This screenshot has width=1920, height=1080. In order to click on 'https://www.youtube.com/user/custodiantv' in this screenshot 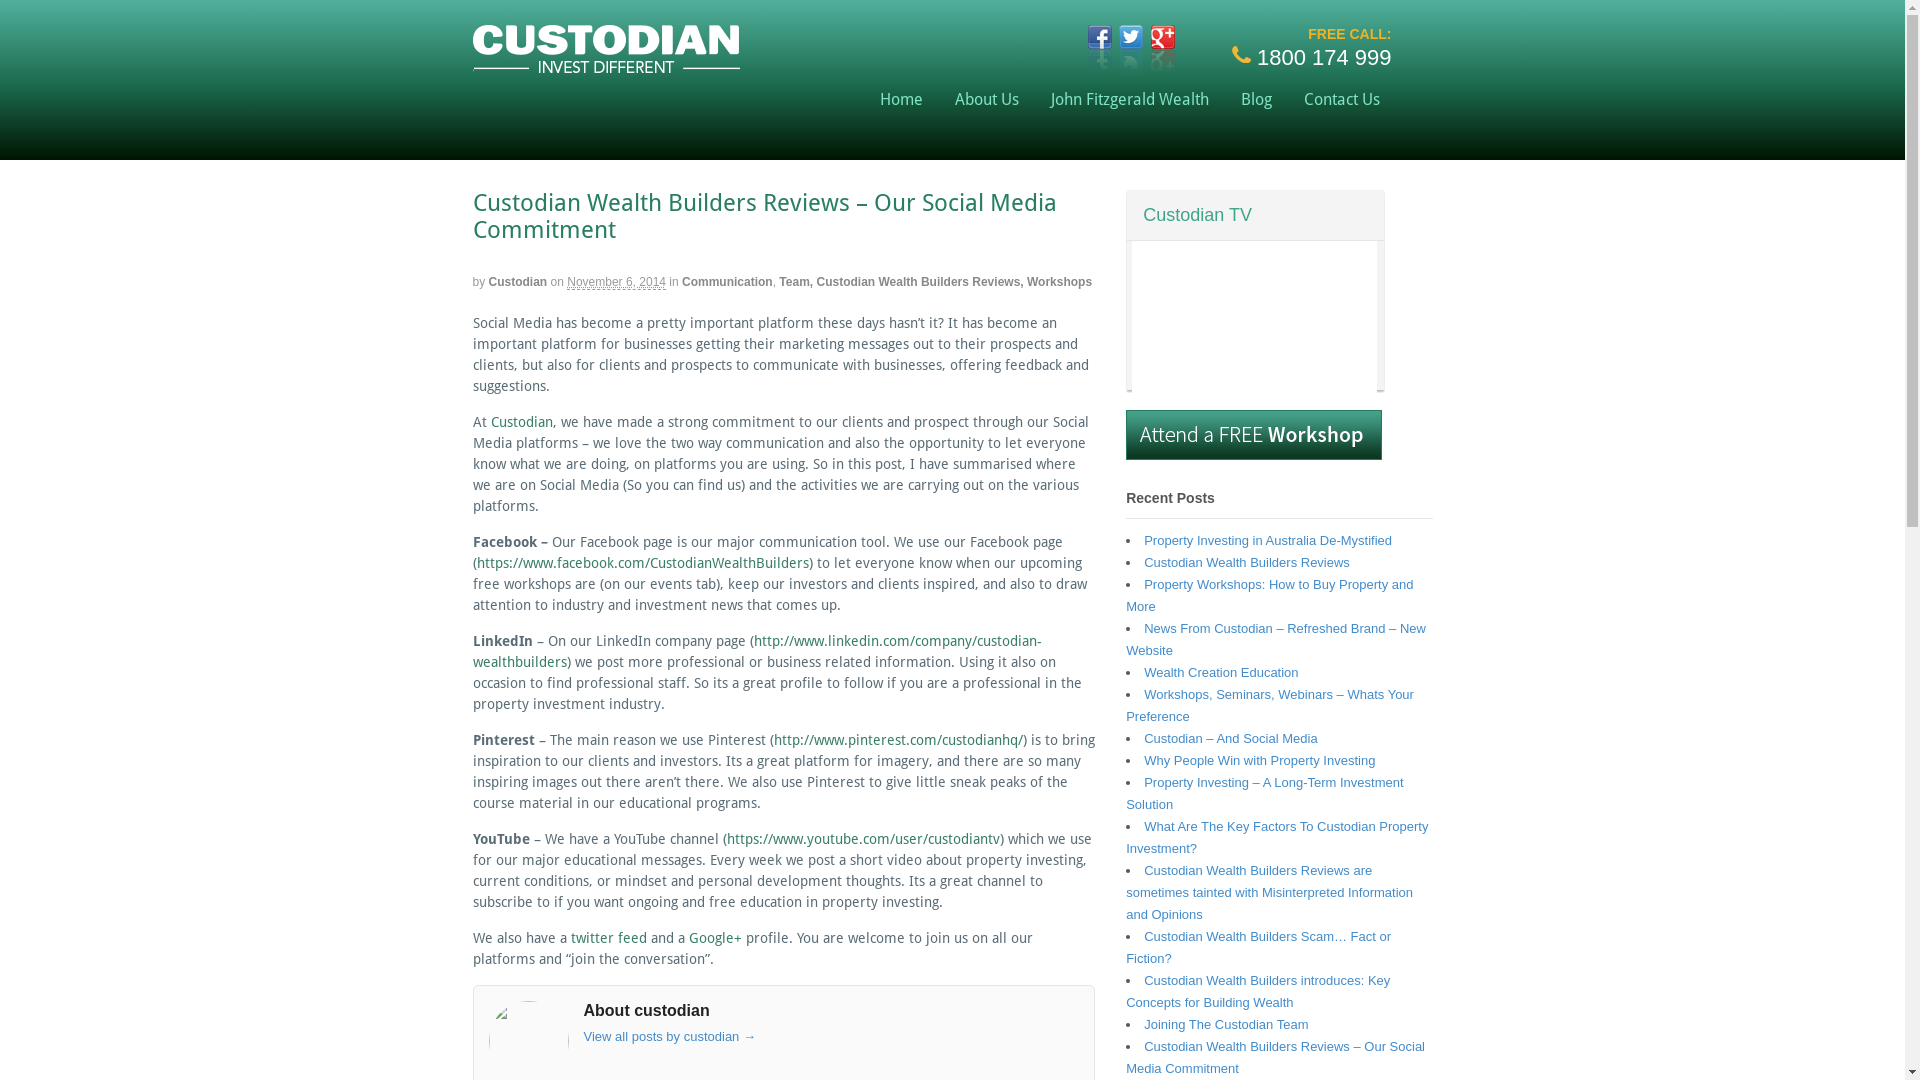, I will do `click(724, 839)`.